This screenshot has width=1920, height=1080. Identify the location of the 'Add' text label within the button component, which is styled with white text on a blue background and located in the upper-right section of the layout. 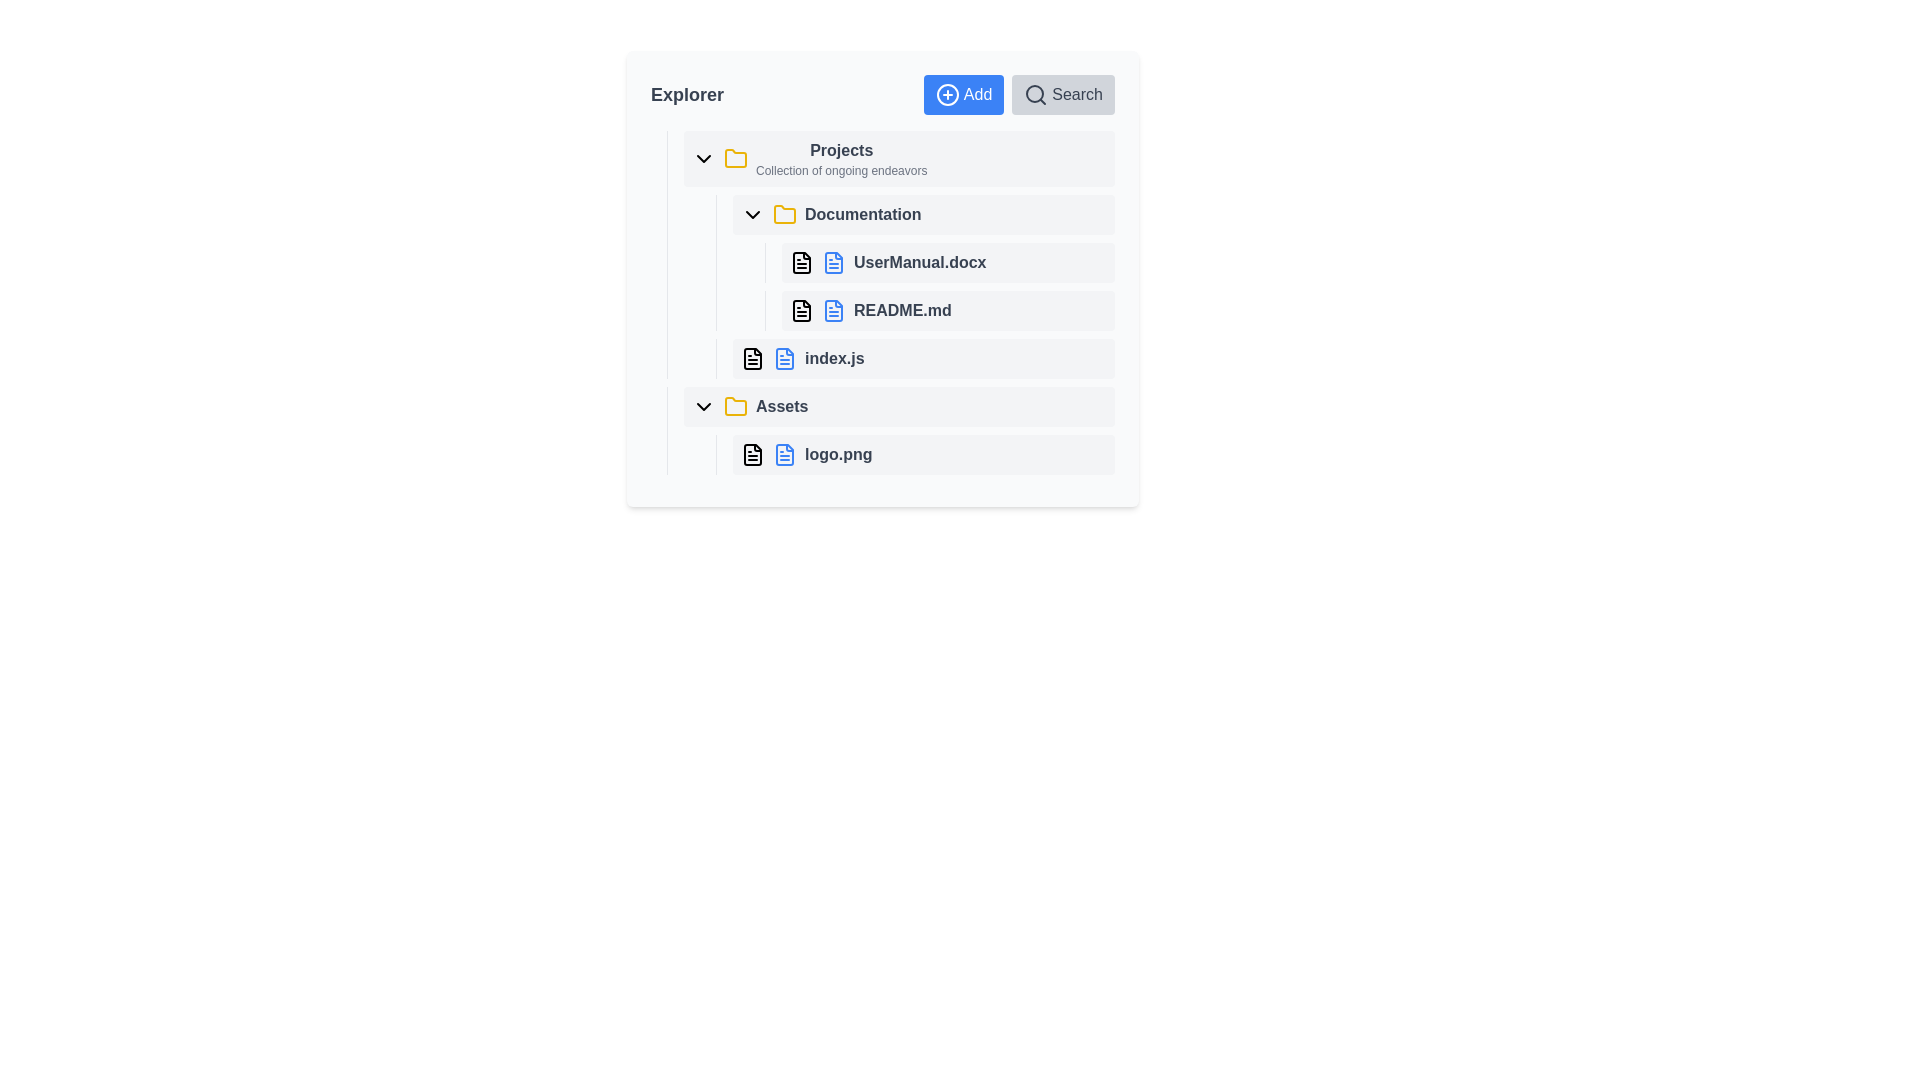
(978, 95).